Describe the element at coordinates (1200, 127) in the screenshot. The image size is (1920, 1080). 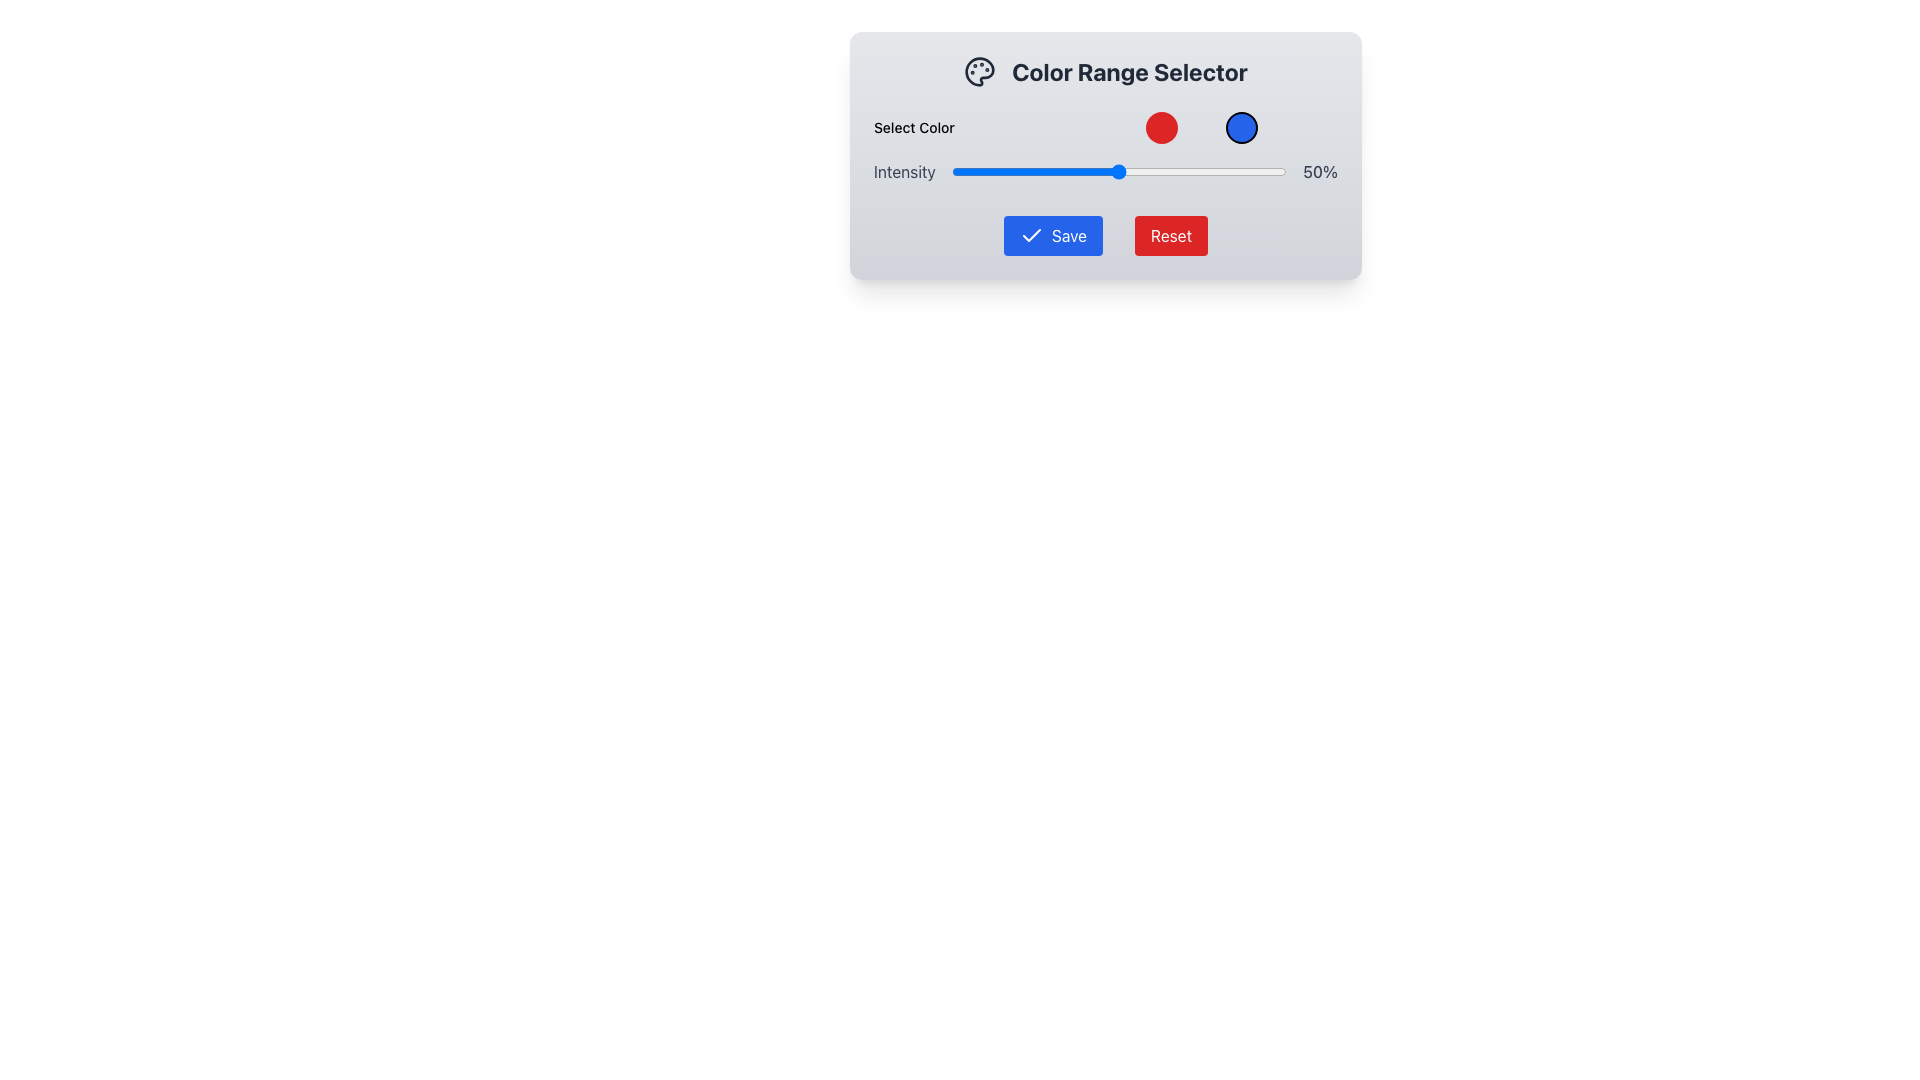
I see `the green circular button, which is the second button in a horizontal row of buttons` at that location.